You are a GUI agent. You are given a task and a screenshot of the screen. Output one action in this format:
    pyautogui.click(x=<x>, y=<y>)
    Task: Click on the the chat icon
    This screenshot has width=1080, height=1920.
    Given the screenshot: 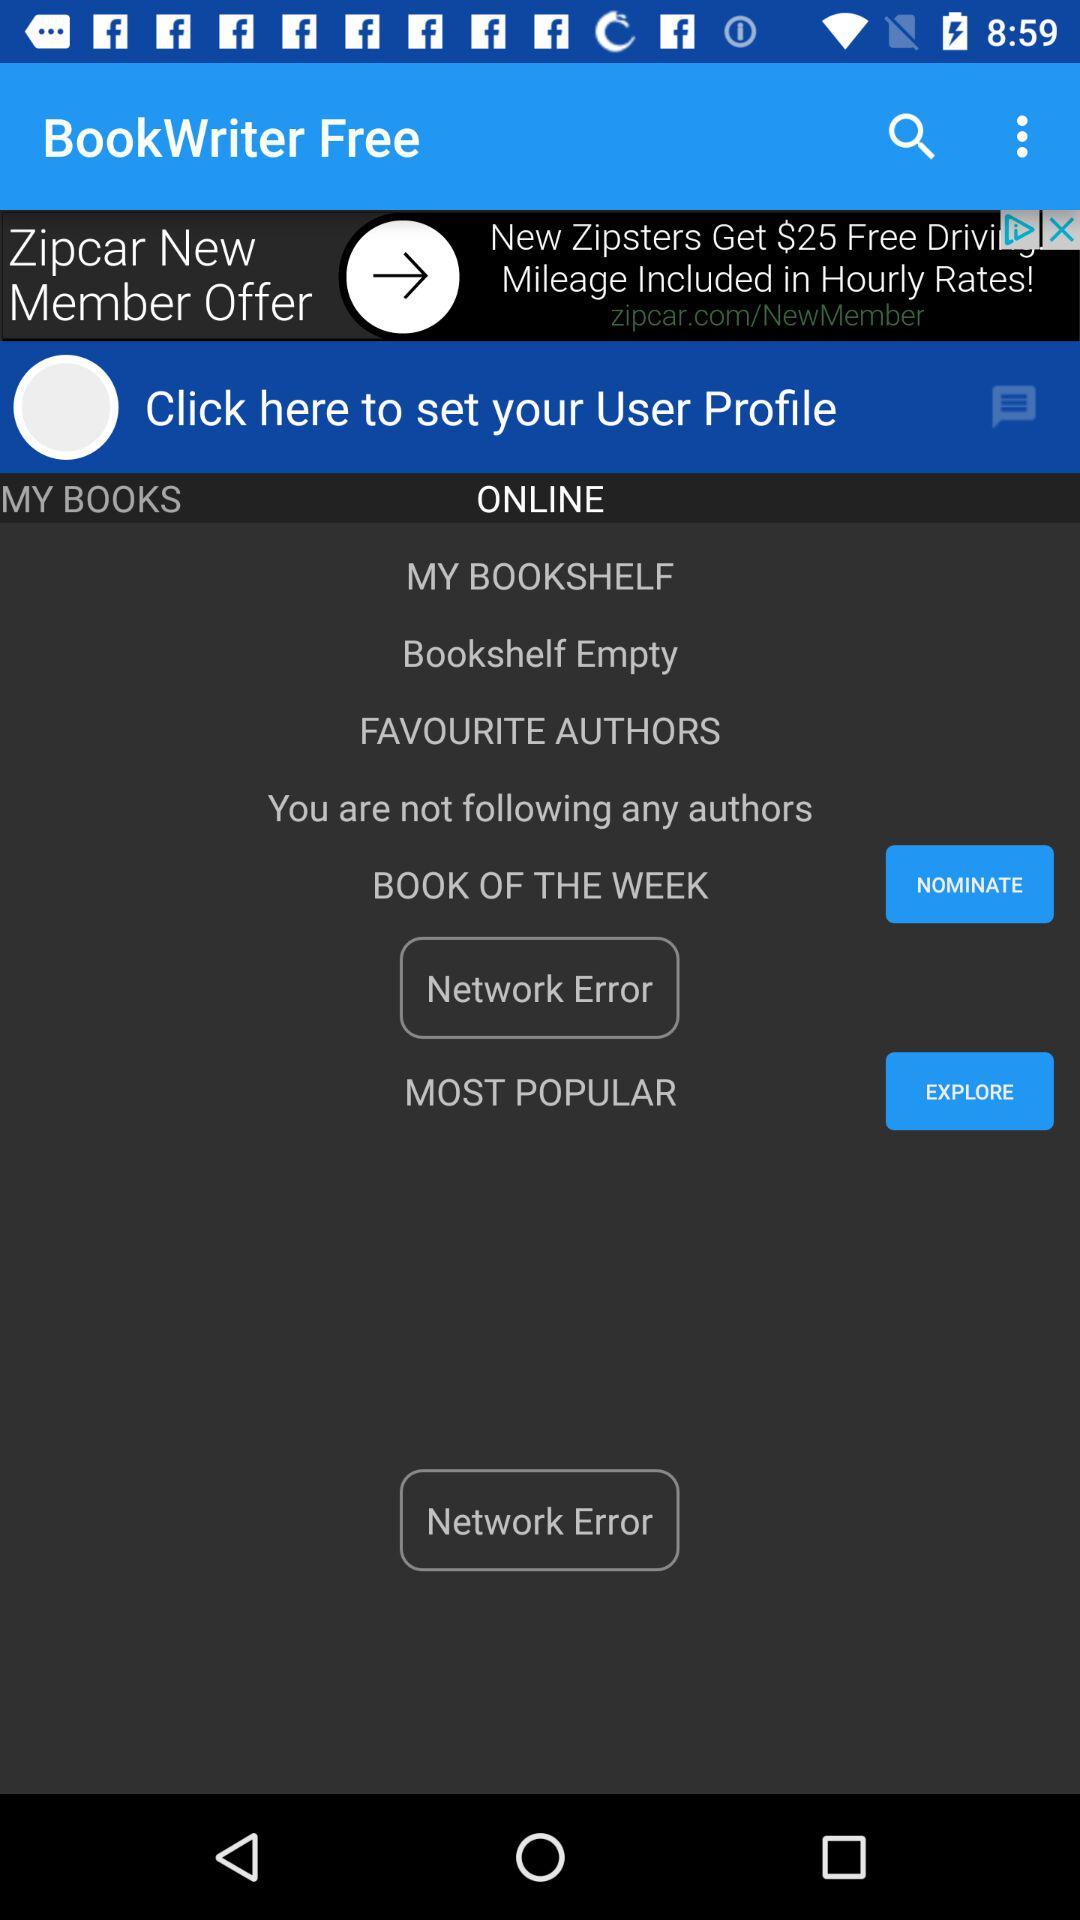 What is the action you would take?
    pyautogui.click(x=1014, y=406)
    